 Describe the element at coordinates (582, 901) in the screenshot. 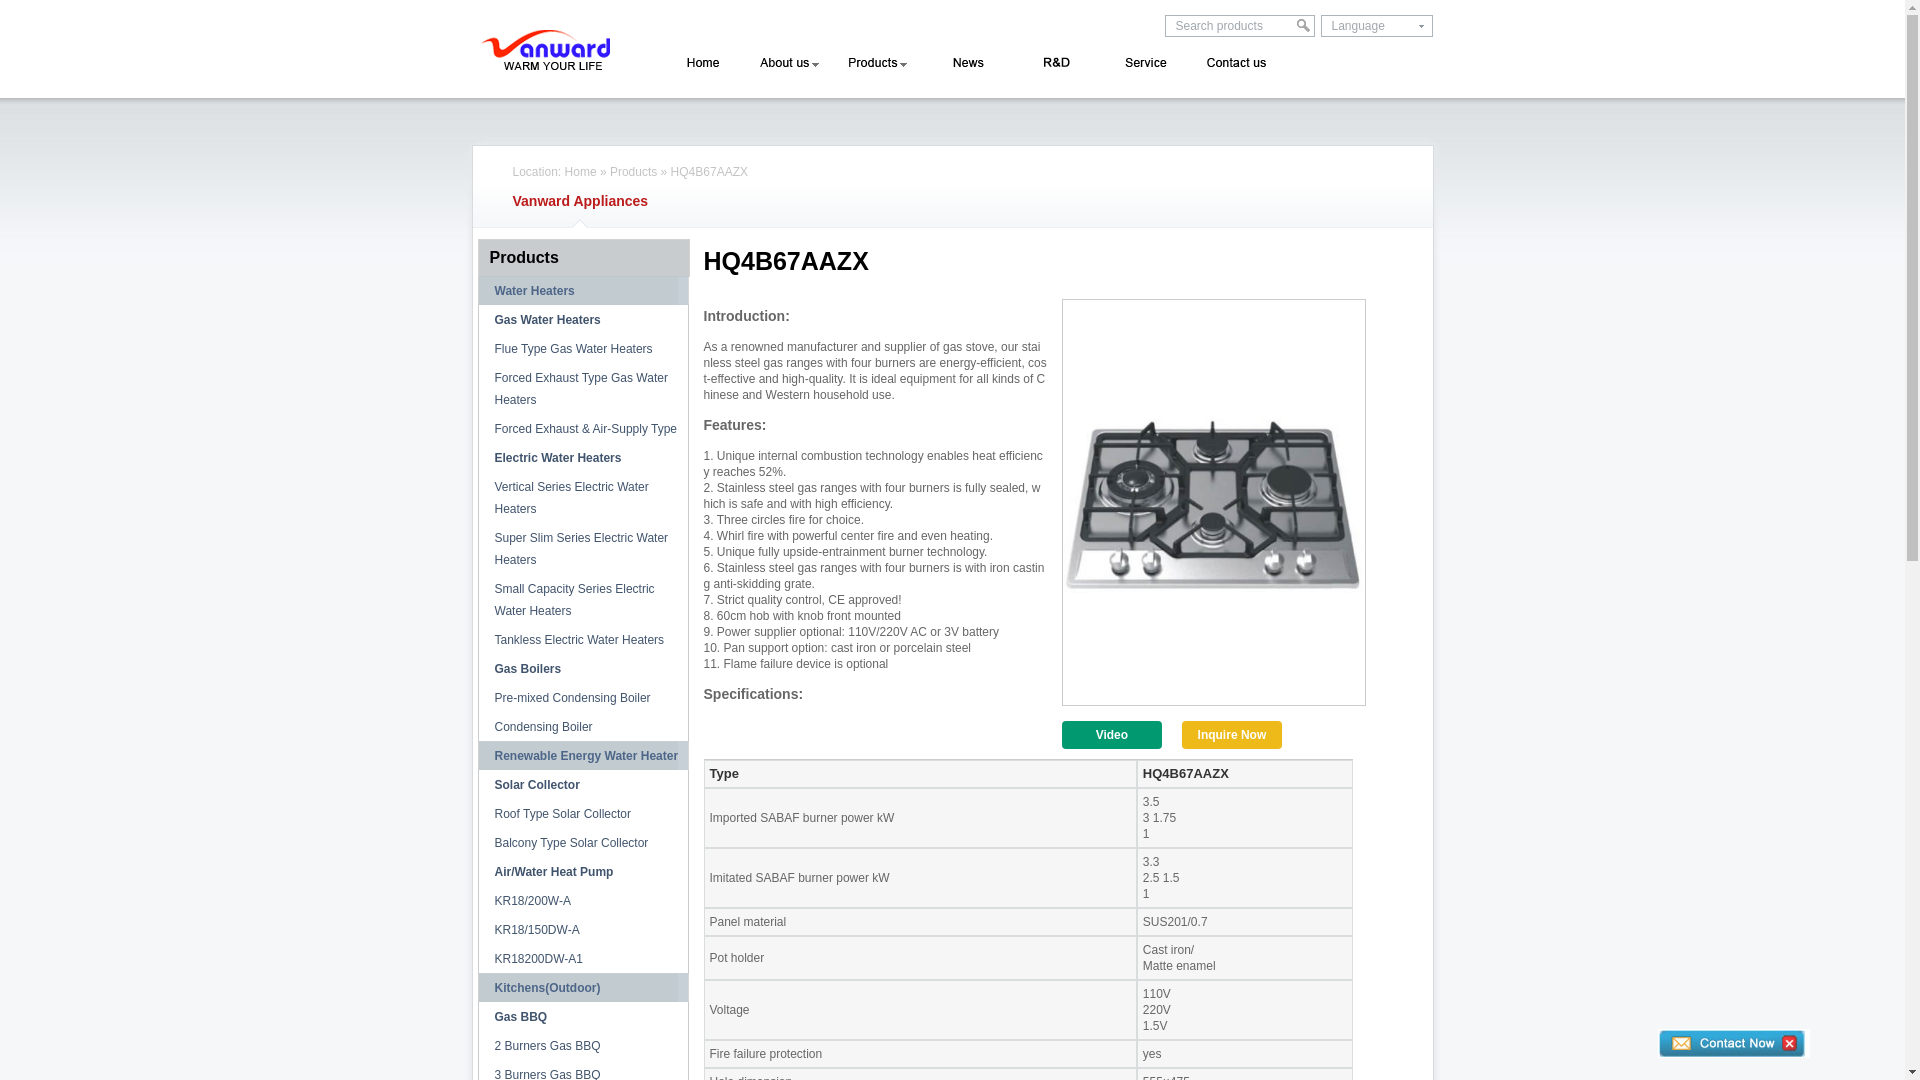

I see `'KR18/200W-A'` at that location.